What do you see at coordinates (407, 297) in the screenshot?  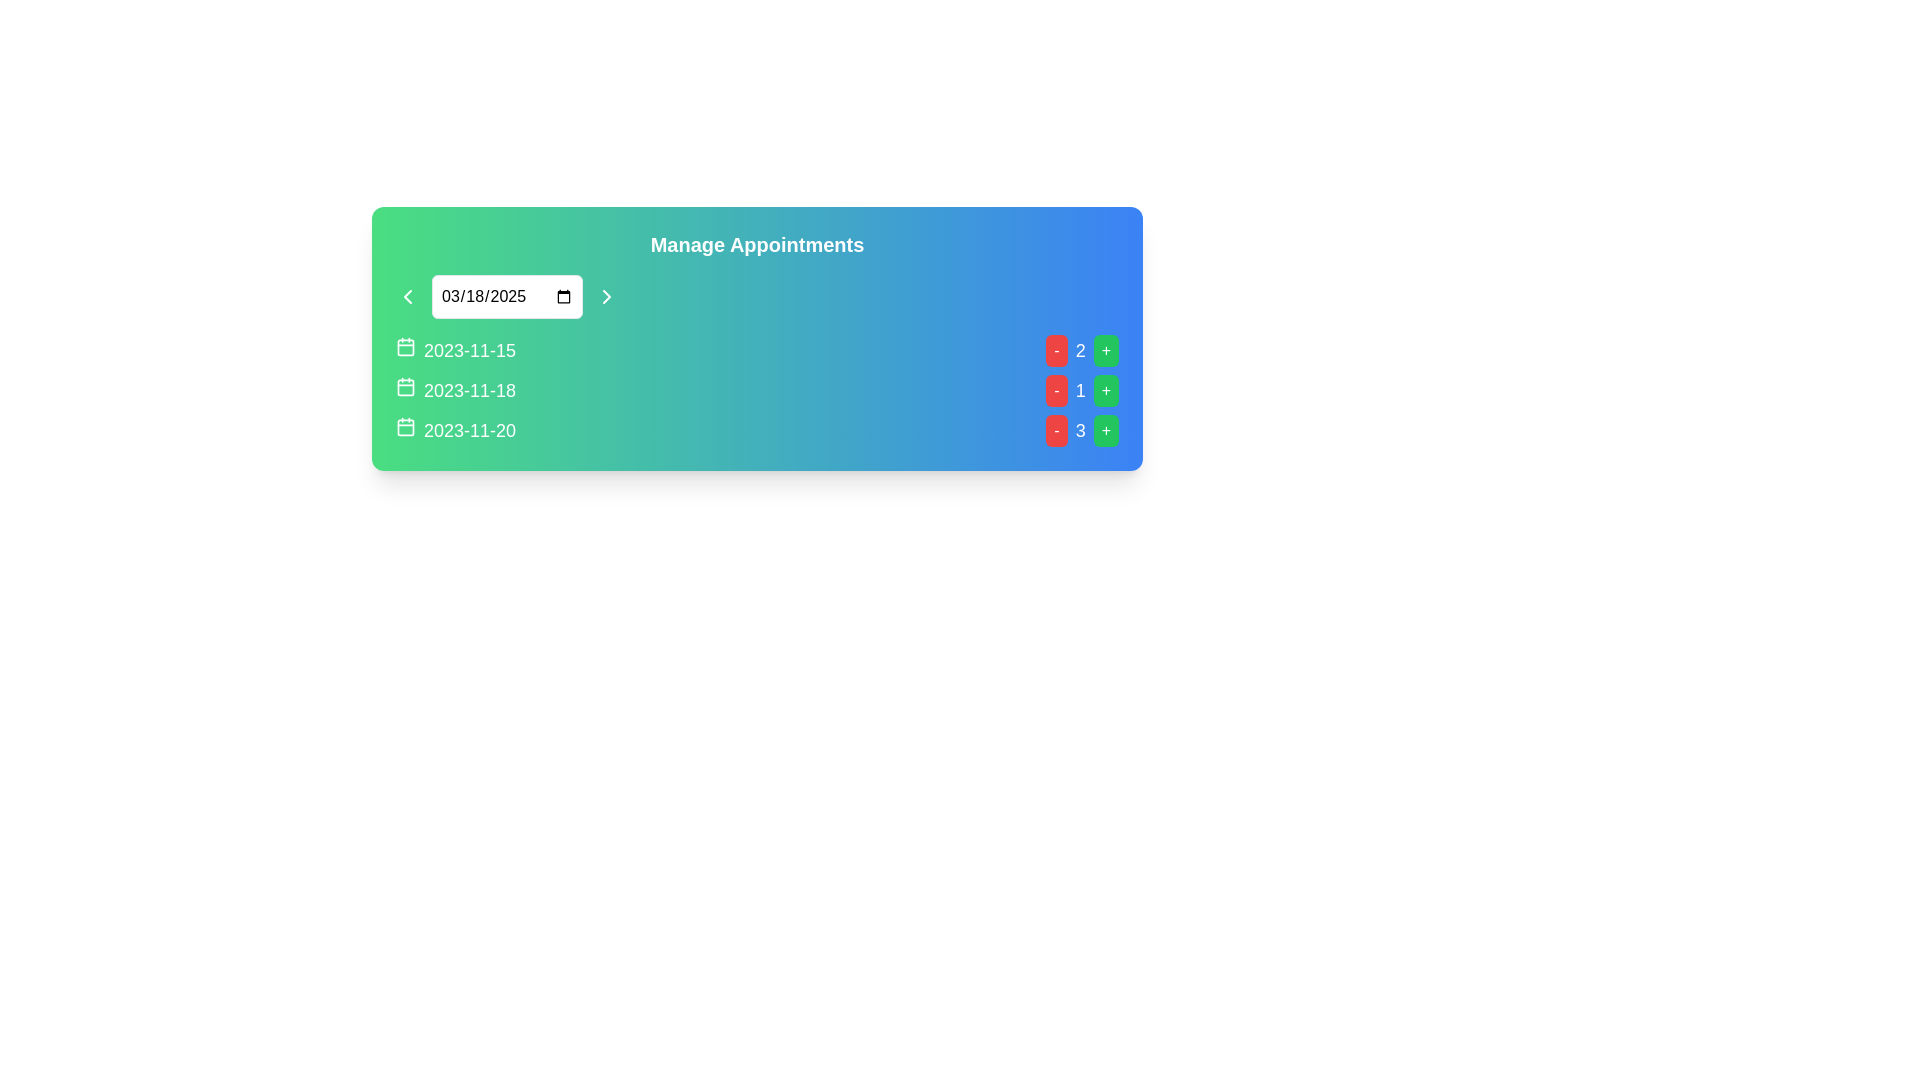 I see `the left-facing chevron arrow icon located in the top-left area of the panel` at bounding box center [407, 297].